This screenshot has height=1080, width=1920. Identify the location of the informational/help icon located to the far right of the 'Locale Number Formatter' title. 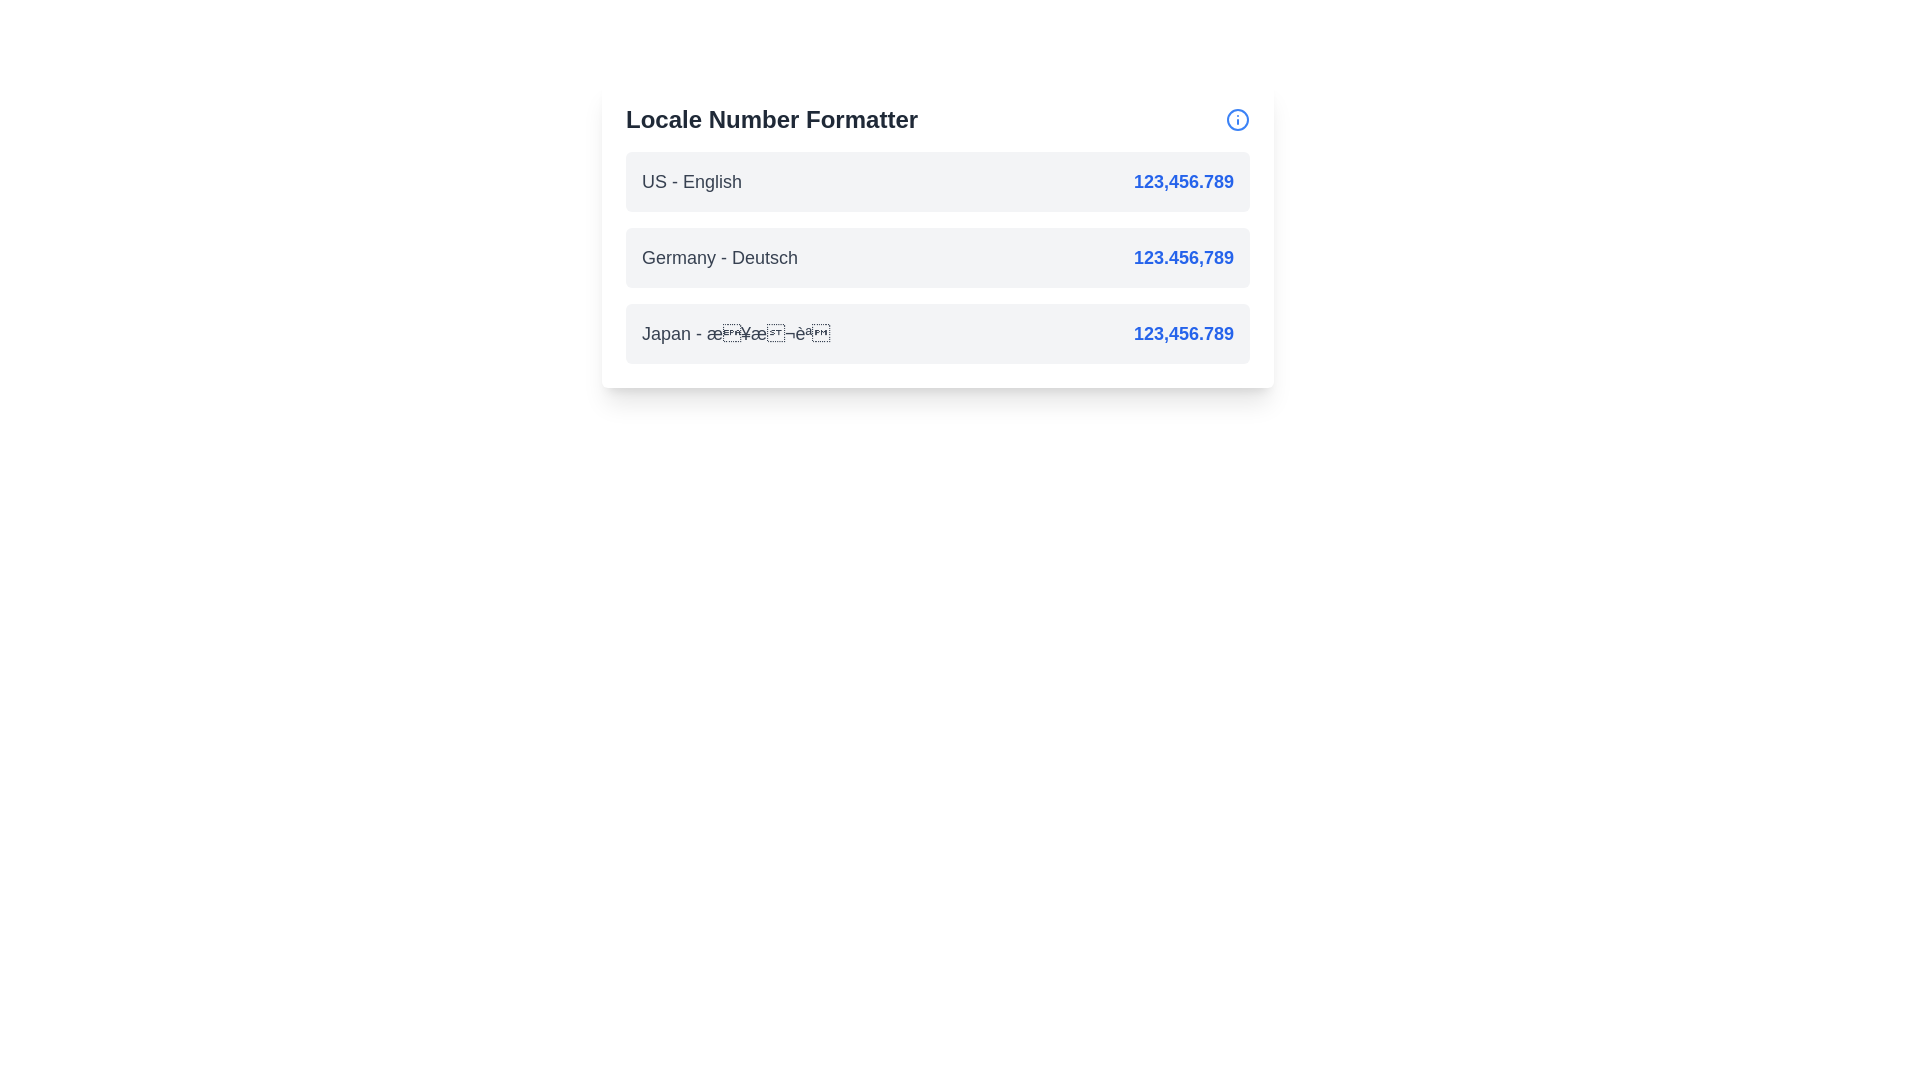
(1237, 119).